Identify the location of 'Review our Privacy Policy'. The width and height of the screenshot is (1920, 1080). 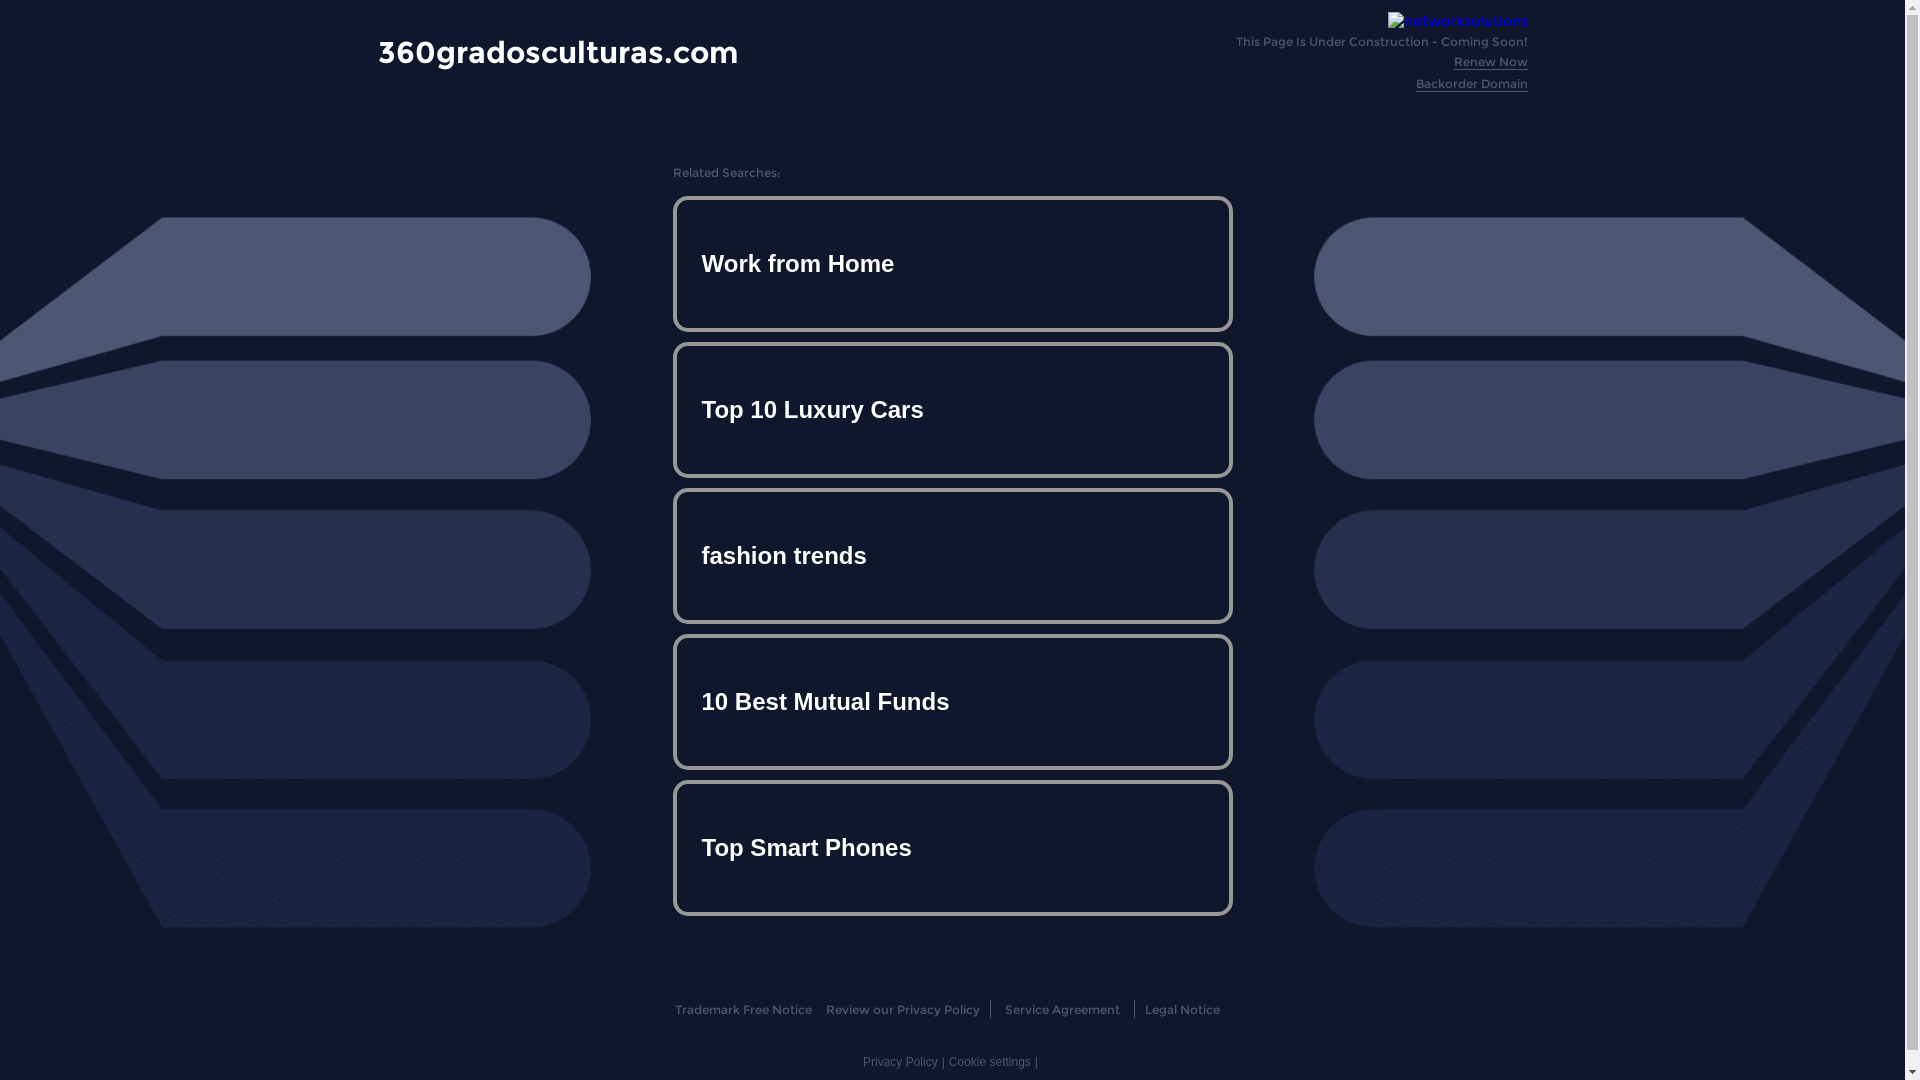
(901, 1009).